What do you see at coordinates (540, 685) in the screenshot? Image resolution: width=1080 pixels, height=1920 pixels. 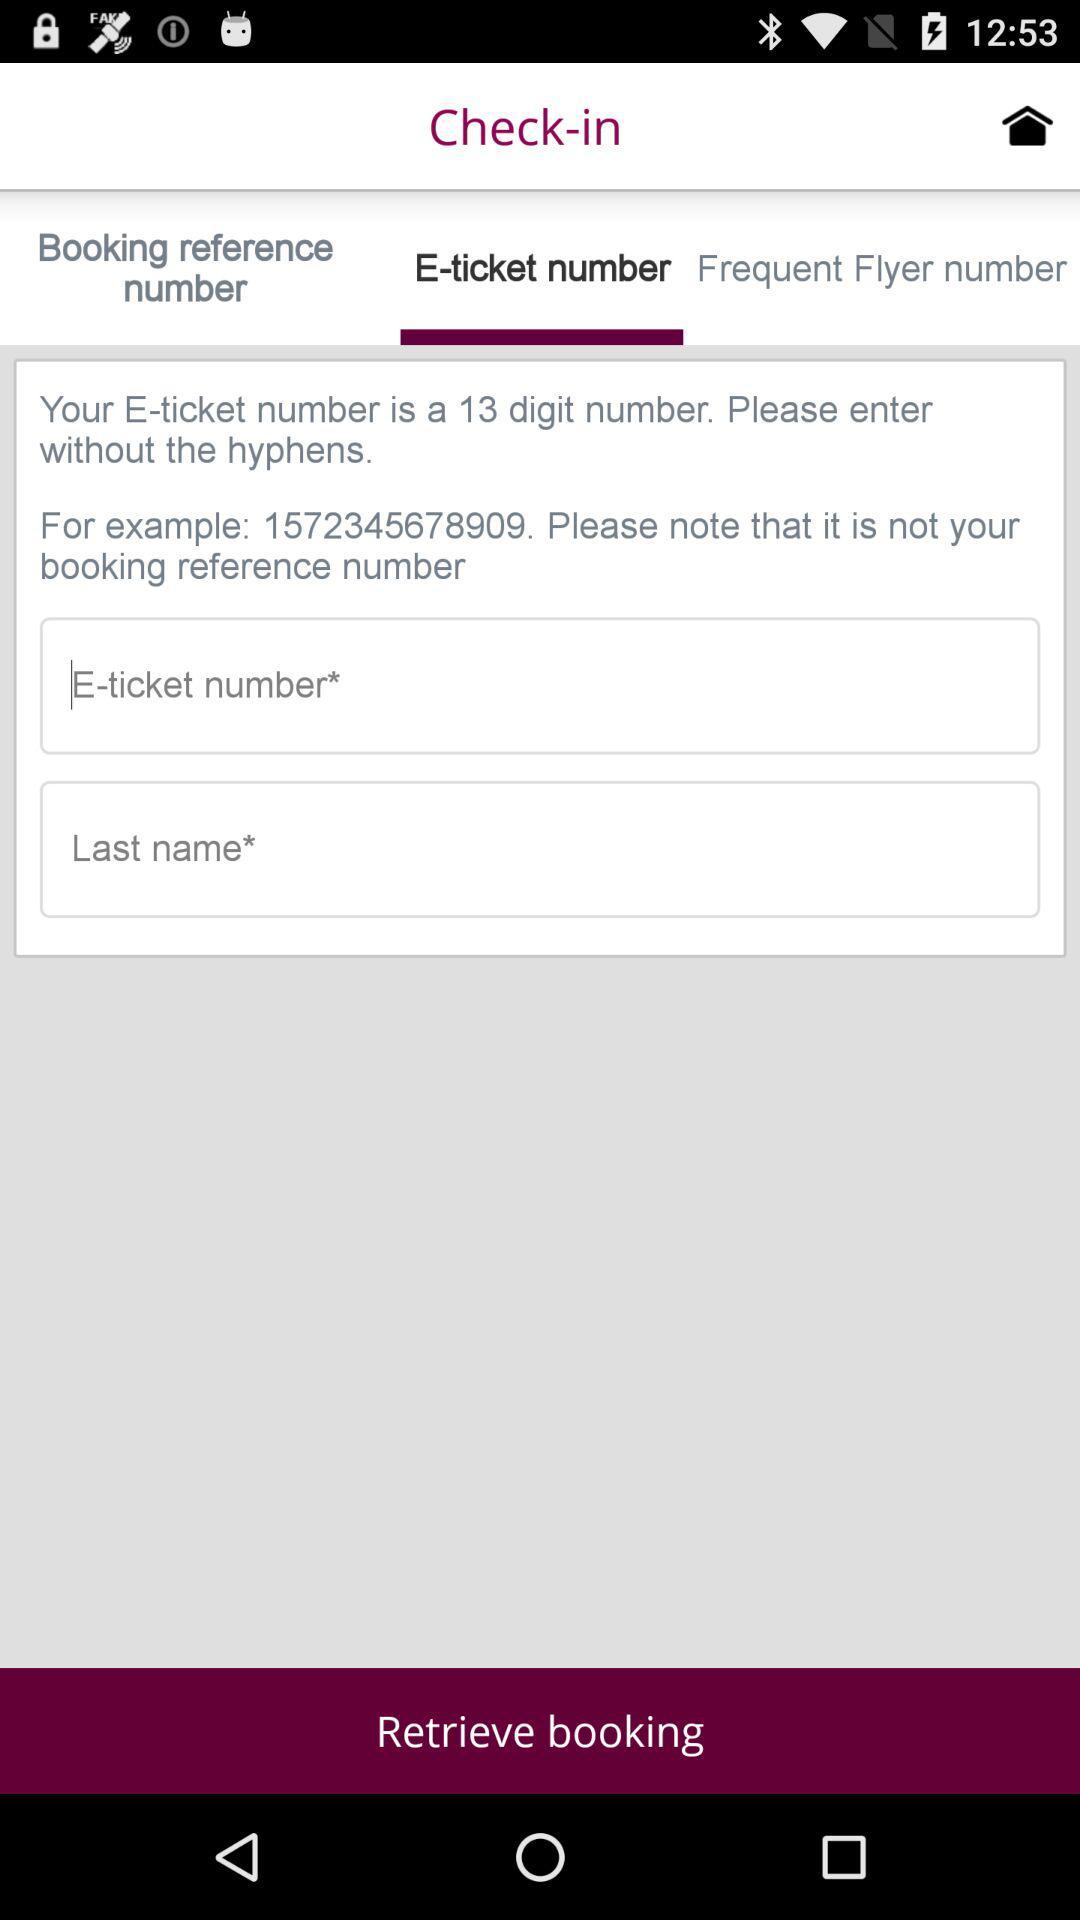 I see `the item below the for example 1572345678909 item` at bounding box center [540, 685].